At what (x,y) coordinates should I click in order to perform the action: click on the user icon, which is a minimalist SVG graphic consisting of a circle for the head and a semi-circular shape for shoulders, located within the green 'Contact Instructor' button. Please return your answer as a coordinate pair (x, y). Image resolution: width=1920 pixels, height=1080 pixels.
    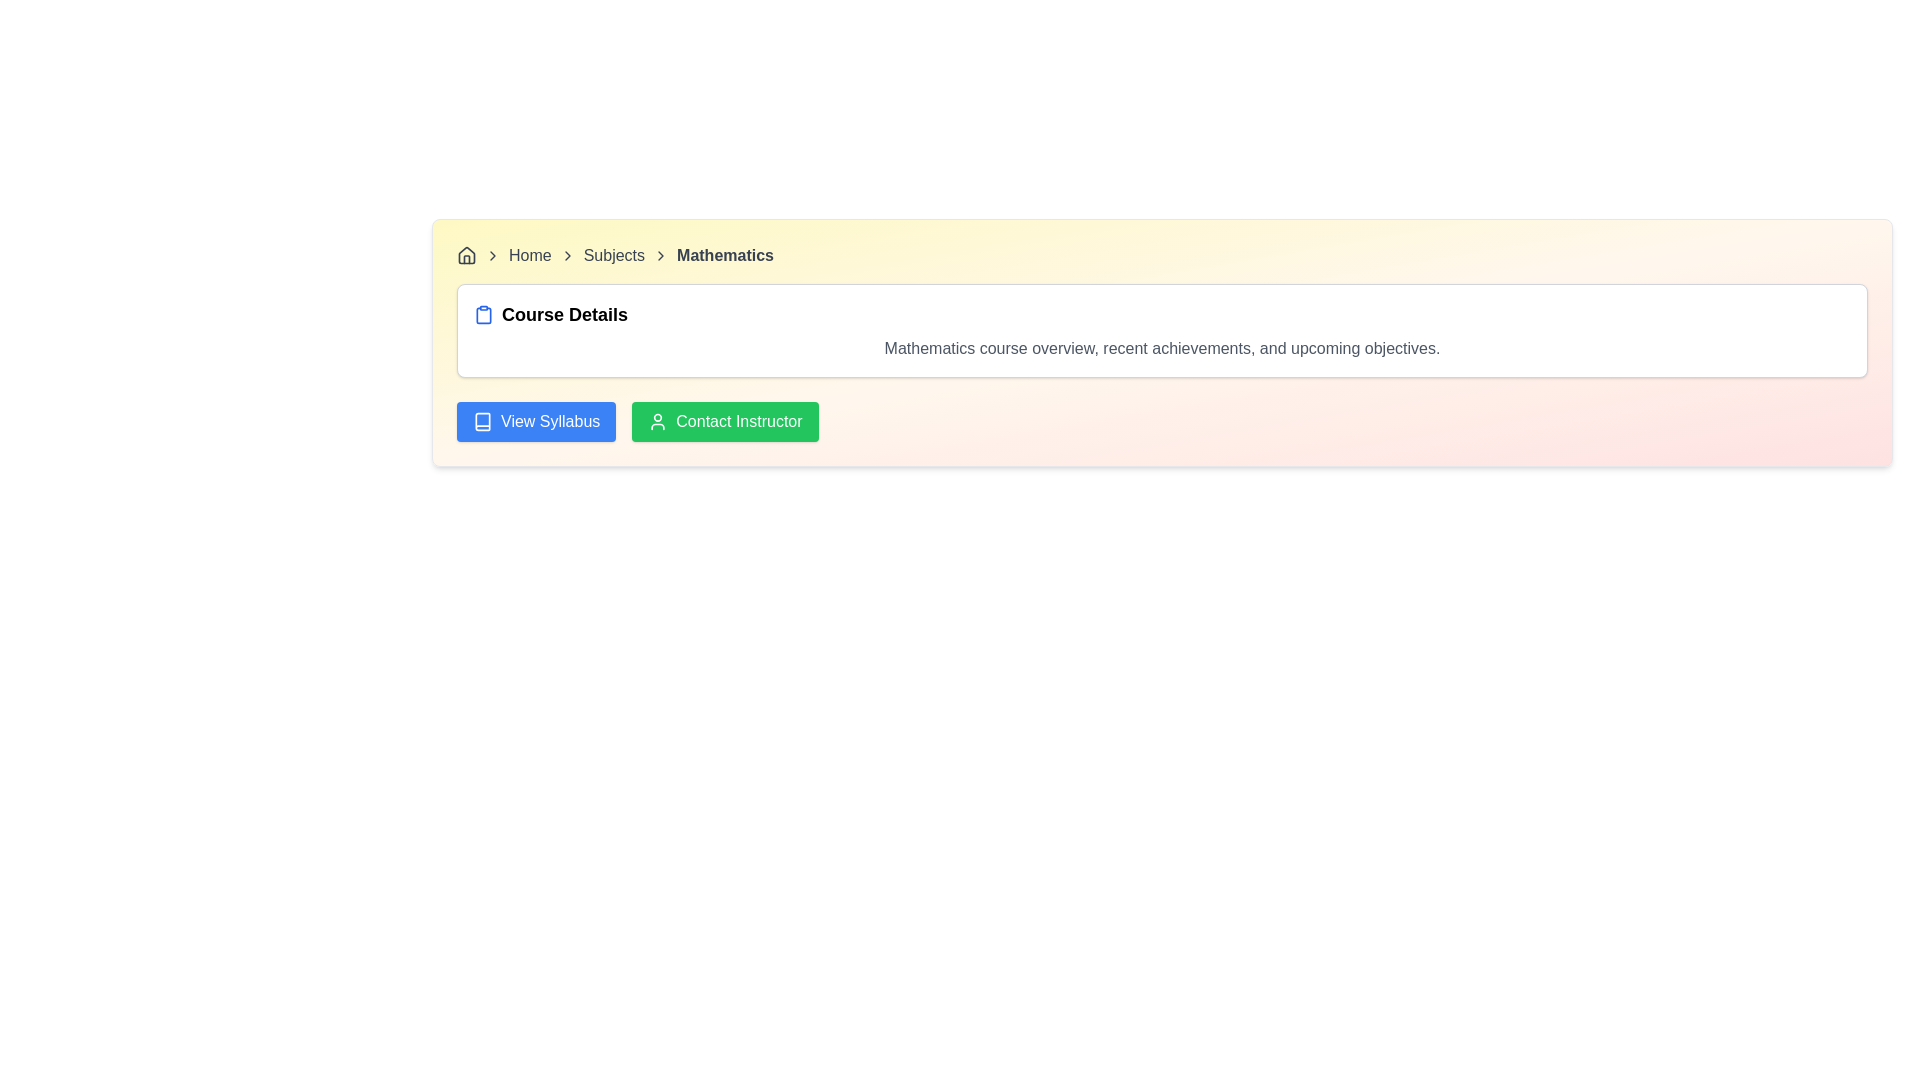
    Looking at the image, I should click on (658, 420).